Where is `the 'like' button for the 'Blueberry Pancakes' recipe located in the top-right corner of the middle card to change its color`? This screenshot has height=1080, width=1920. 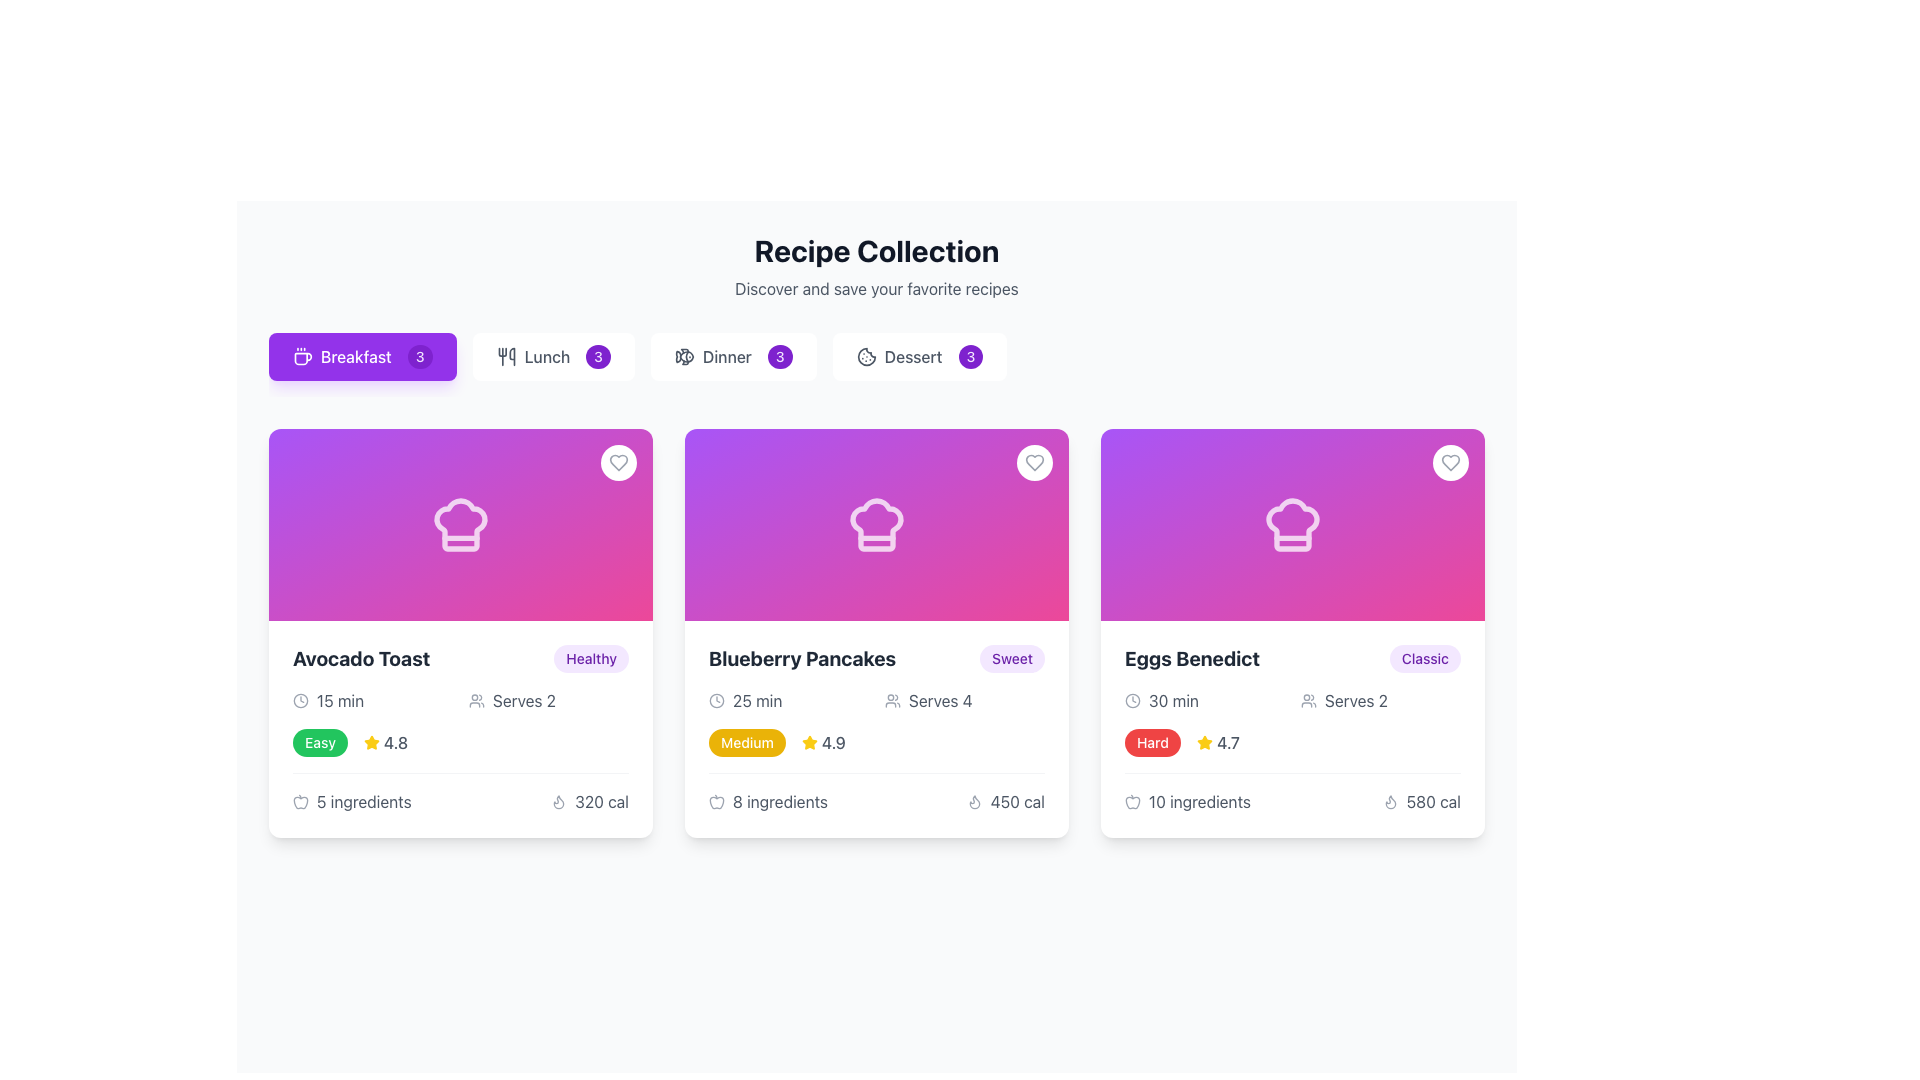 the 'like' button for the 'Blueberry Pancakes' recipe located in the top-right corner of the middle card to change its color is located at coordinates (1035, 462).